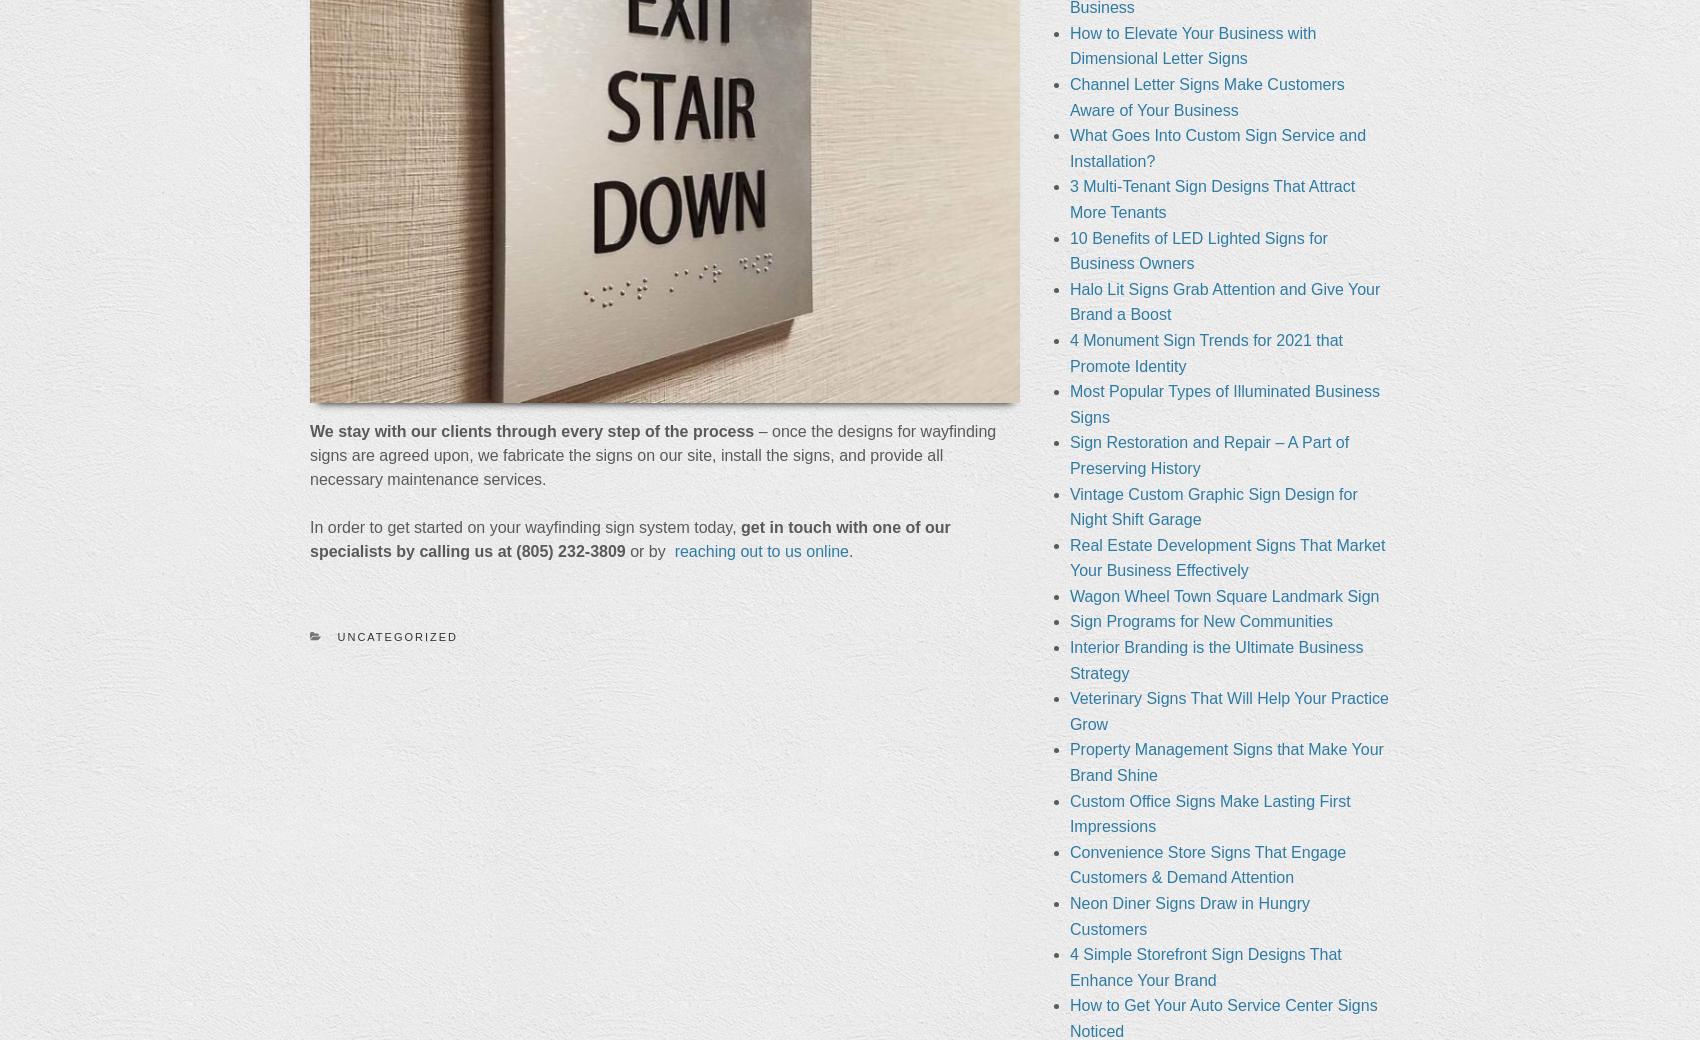  I want to click on '(805) 232-3809', so click(569, 549).